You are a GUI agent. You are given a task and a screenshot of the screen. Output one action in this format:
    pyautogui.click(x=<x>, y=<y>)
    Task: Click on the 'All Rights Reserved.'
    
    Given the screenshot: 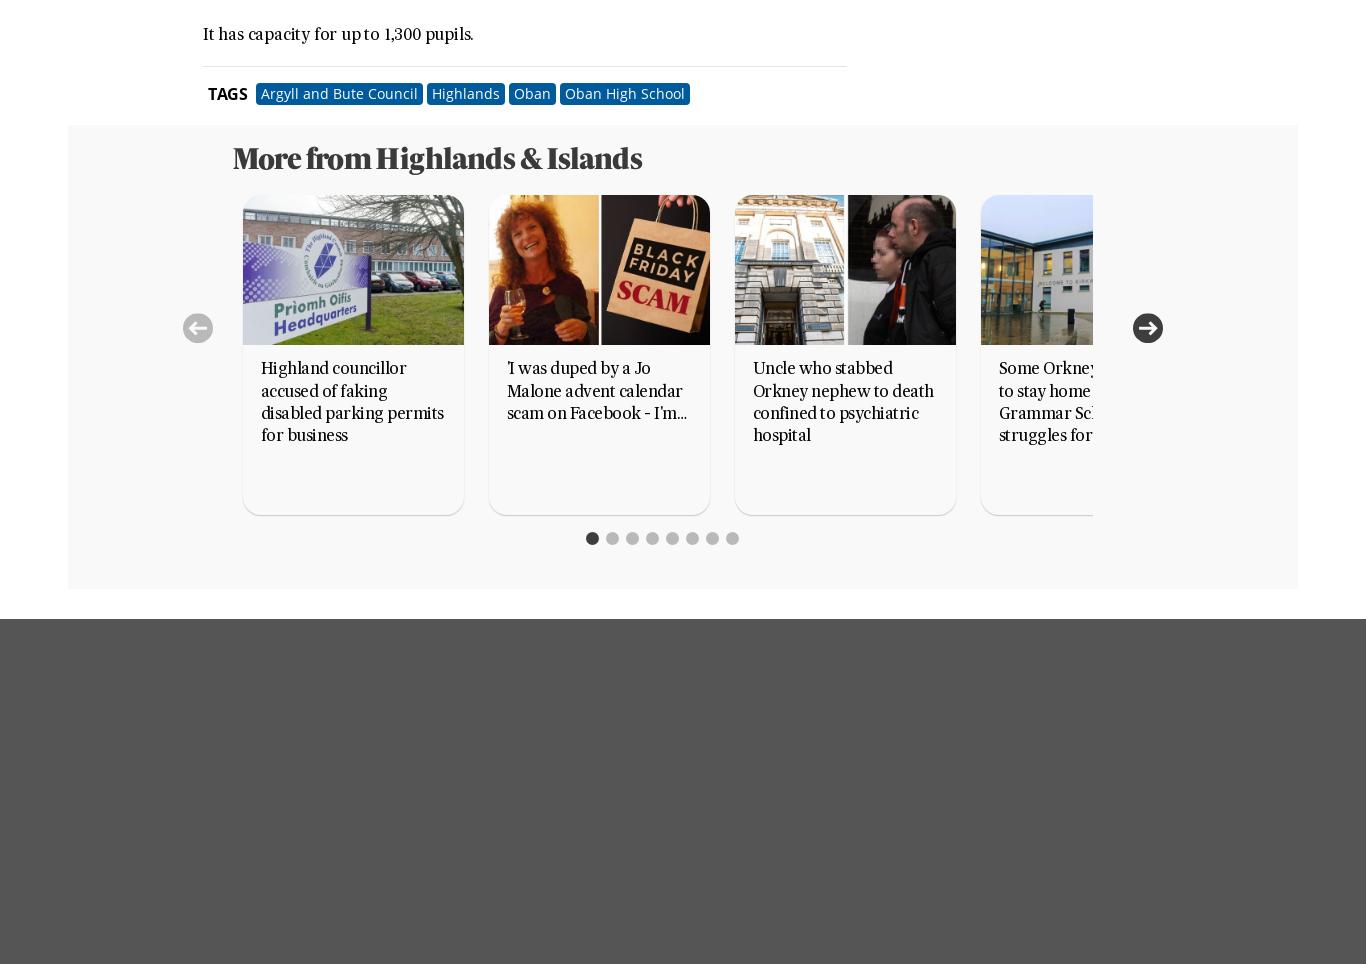 What is the action you would take?
    pyautogui.click(x=622, y=911)
    